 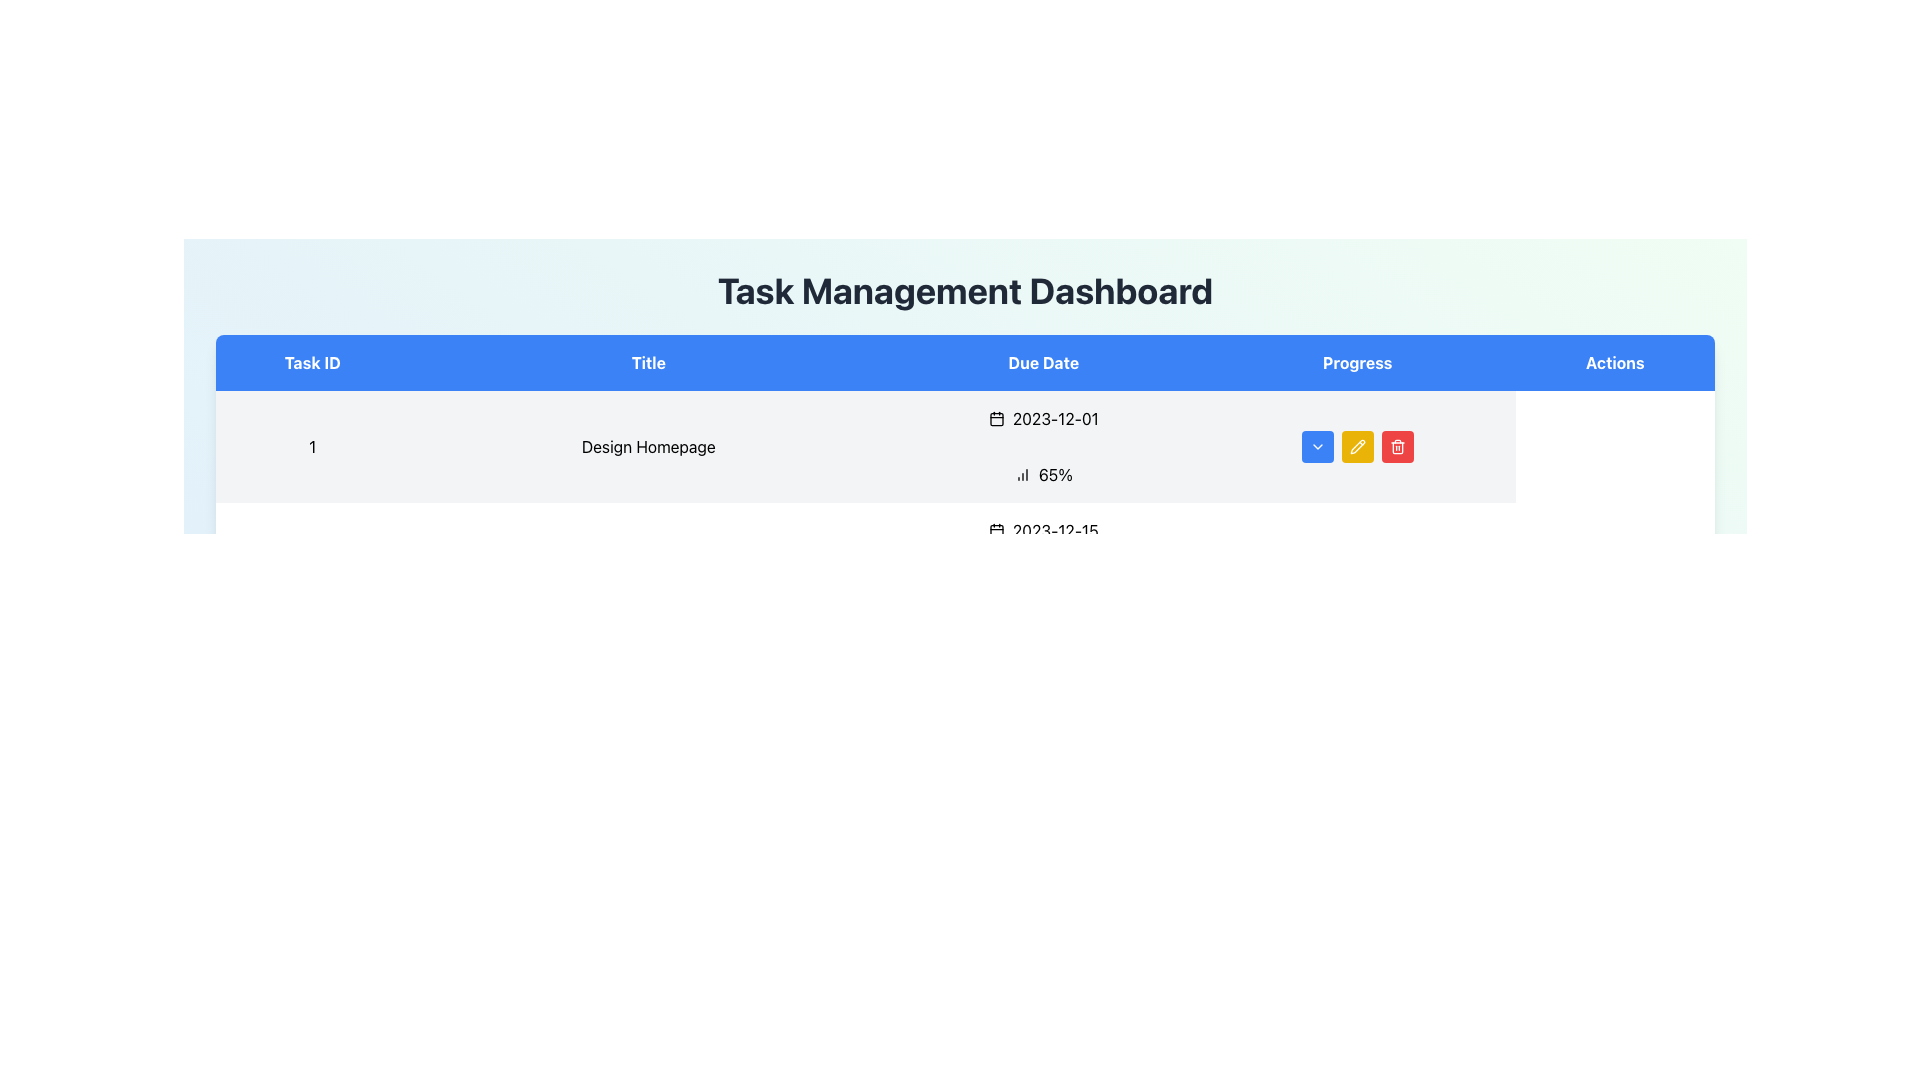 What do you see at coordinates (1042, 474) in the screenshot?
I see `the percentage value displayed in the Progress column of the table, located in the first row, between the Due Date and Actions columns` at bounding box center [1042, 474].